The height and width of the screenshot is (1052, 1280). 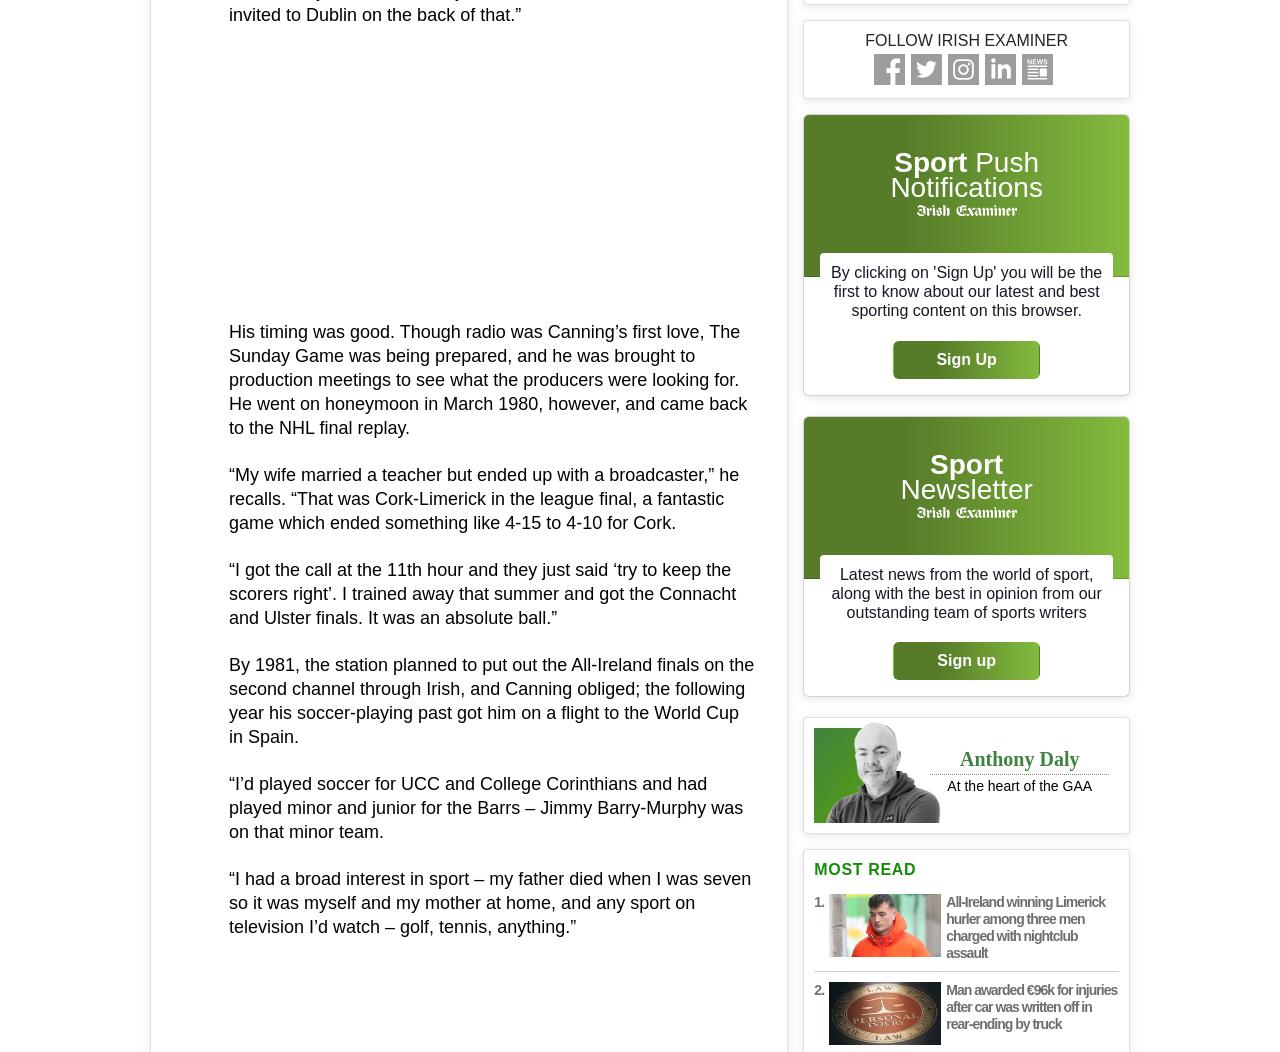 I want to click on 'Organisation: Offaly', so click(x=349, y=982).